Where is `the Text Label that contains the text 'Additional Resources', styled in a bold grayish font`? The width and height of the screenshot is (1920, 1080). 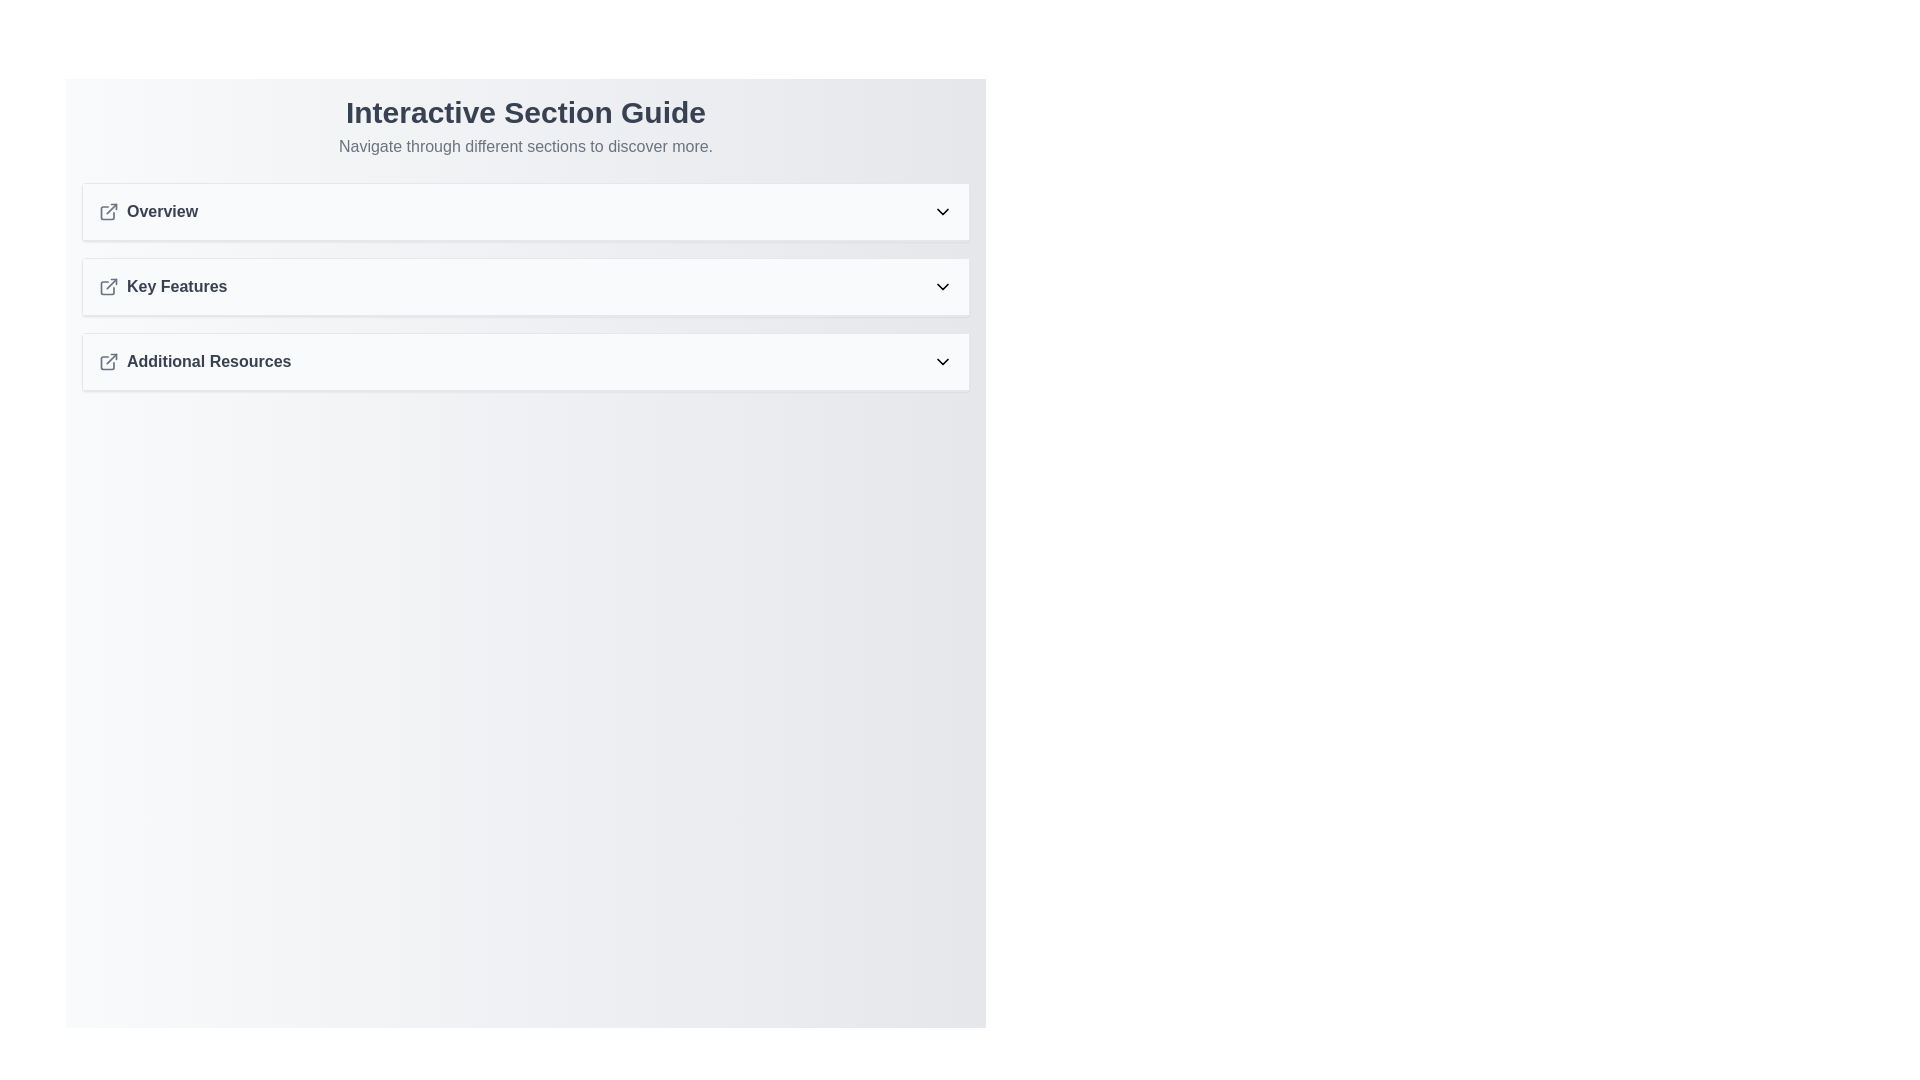
the Text Label that contains the text 'Additional Resources', styled in a bold grayish font is located at coordinates (209, 362).